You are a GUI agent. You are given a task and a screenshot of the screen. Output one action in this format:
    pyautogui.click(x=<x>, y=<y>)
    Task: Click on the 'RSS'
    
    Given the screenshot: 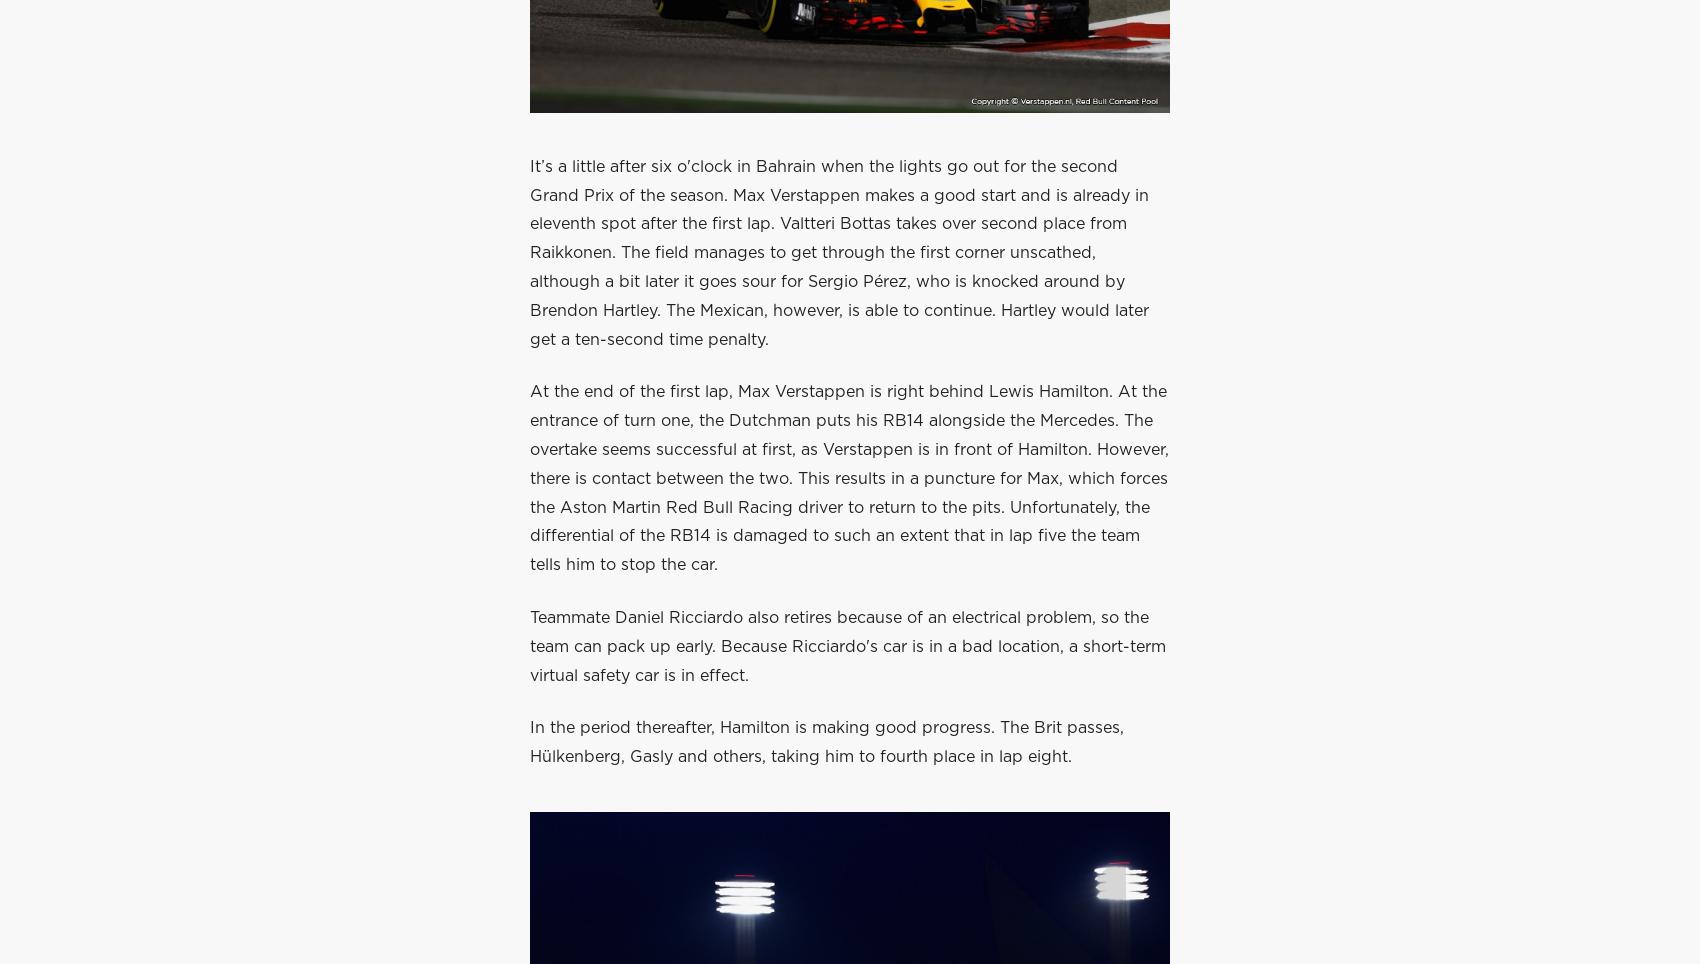 What is the action you would take?
    pyautogui.click(x=689, y=261)
    